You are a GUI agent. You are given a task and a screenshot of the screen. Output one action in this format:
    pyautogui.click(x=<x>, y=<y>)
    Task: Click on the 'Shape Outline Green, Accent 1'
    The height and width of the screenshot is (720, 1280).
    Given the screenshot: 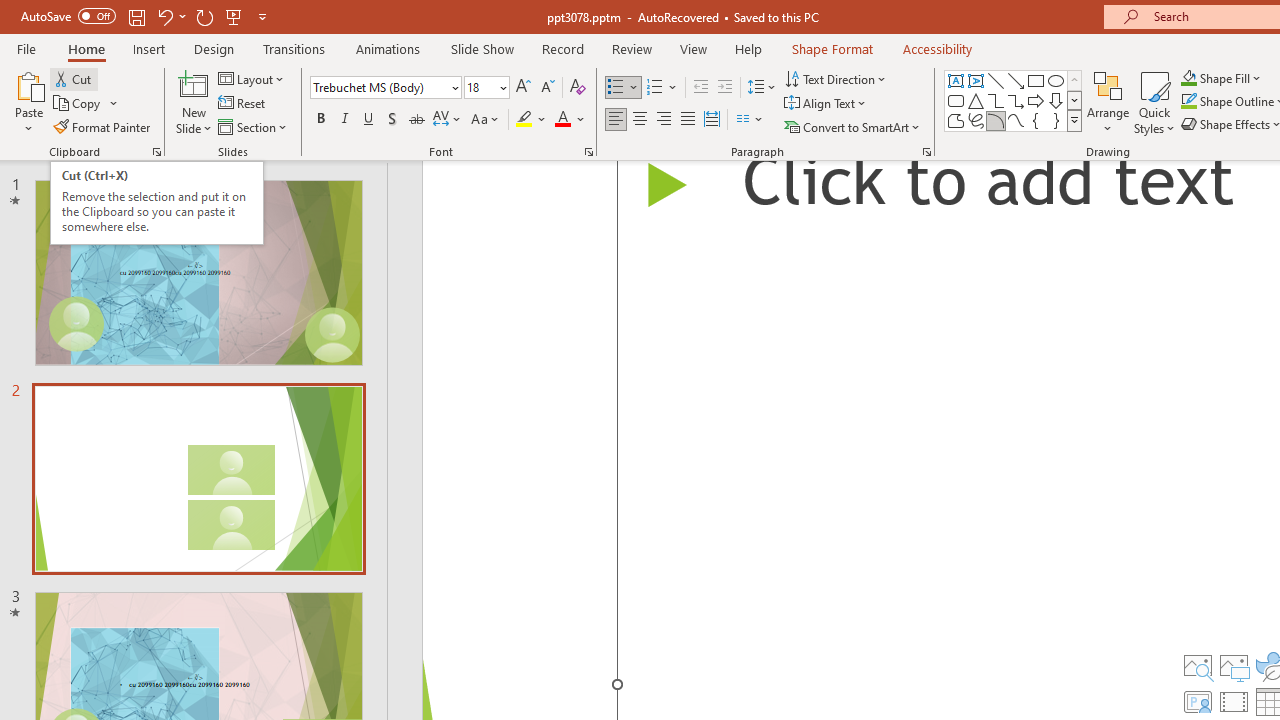 What is the action you would take?
    pyautogui.click(x=1189, y=101)
    